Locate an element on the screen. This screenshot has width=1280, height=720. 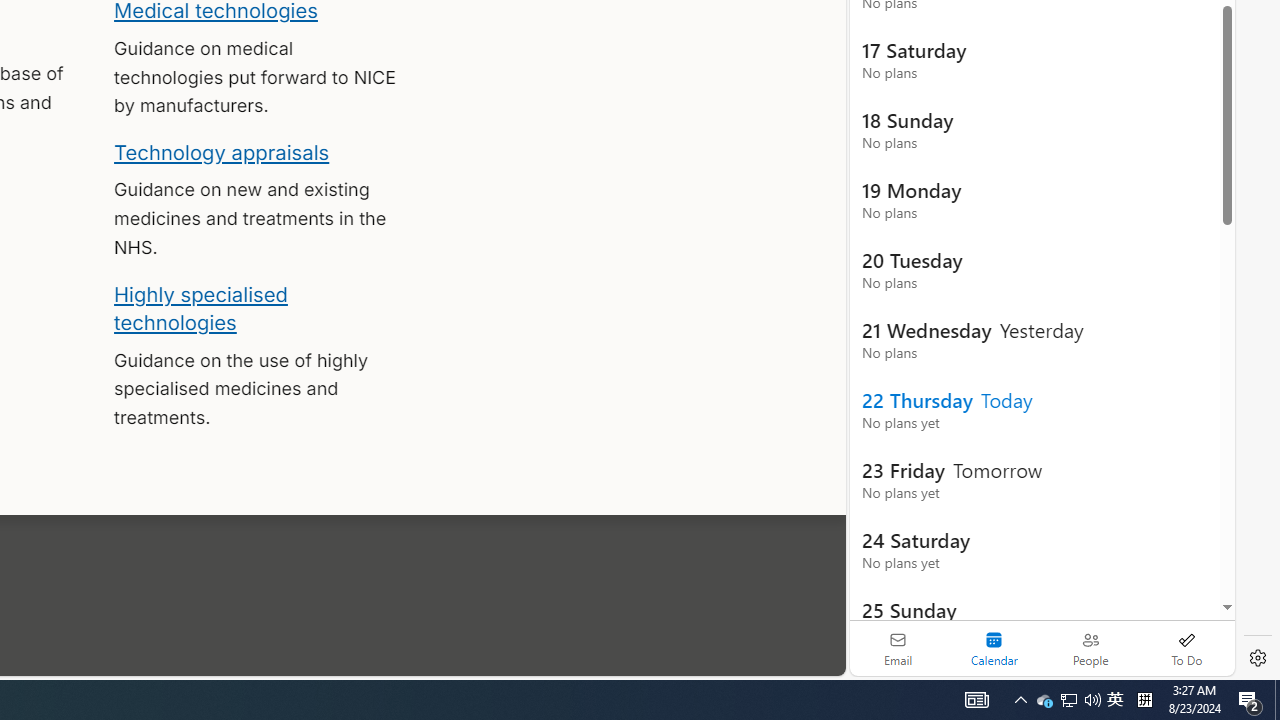
'Email' is located at coordinates (897, 648).